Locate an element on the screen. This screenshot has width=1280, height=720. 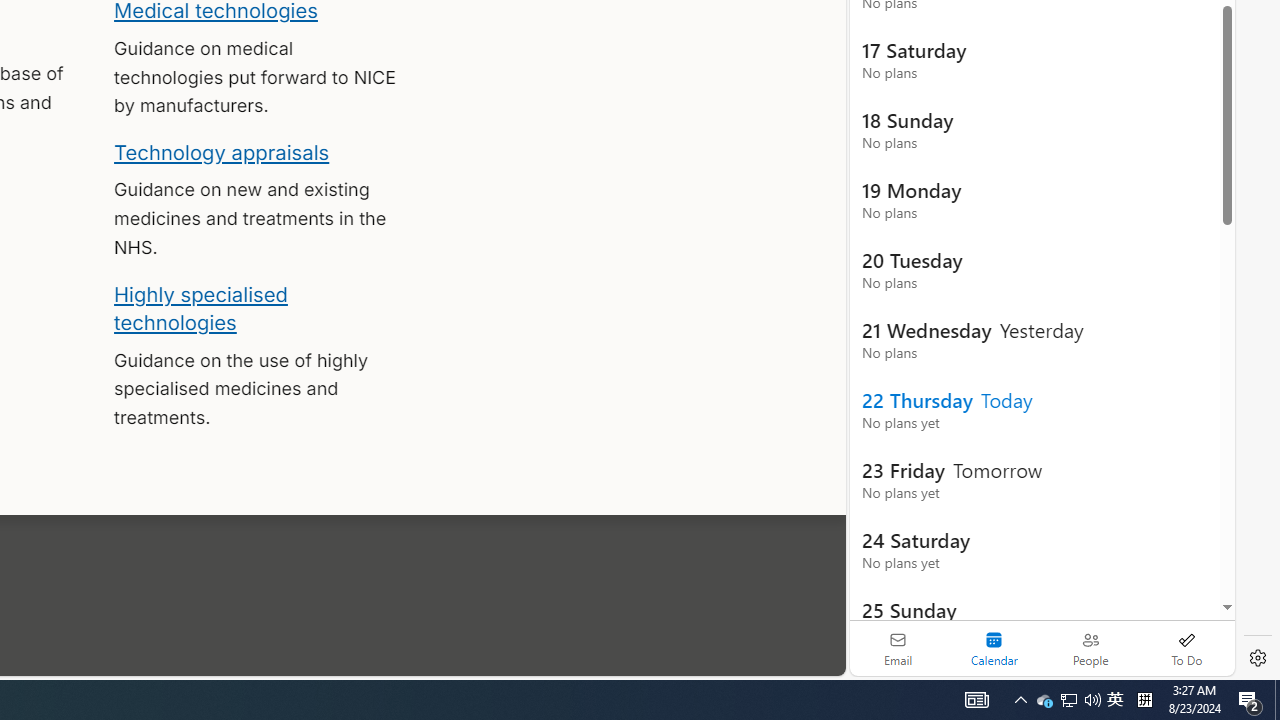
'Email' is located at coordinates (897, 648).